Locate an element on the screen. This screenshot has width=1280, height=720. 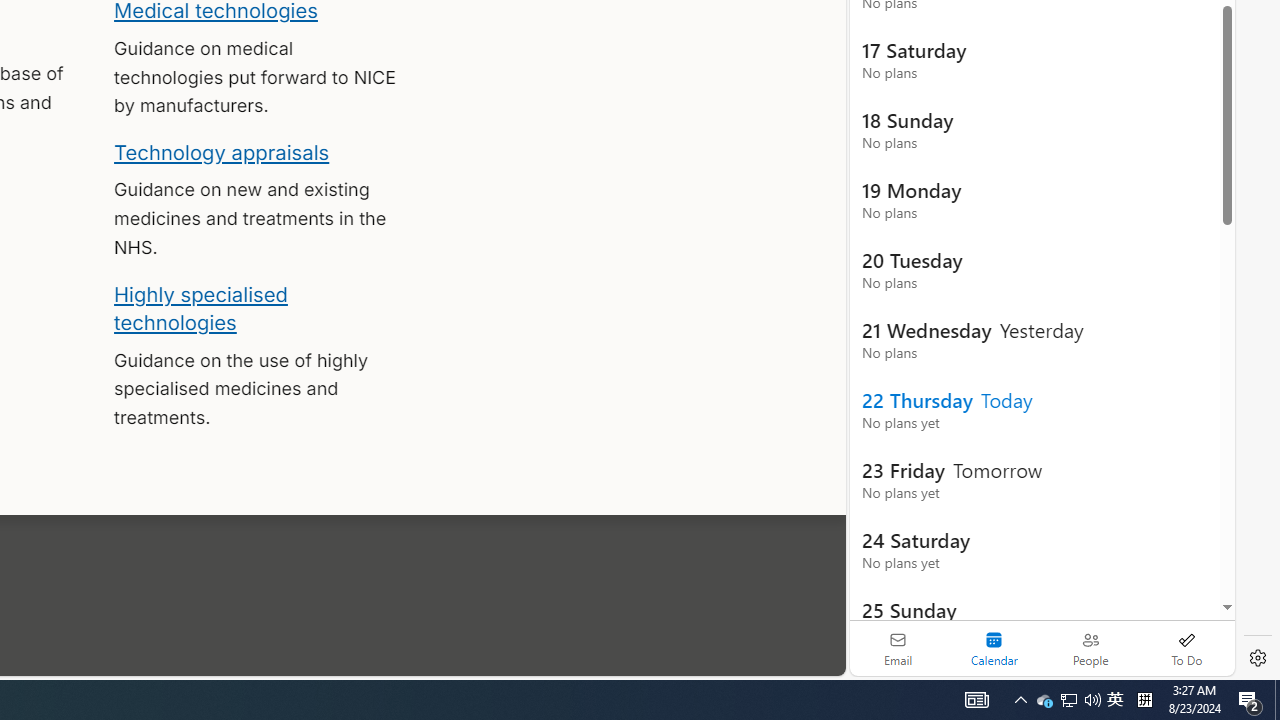
'Email' is located at coordinates (897, 648).